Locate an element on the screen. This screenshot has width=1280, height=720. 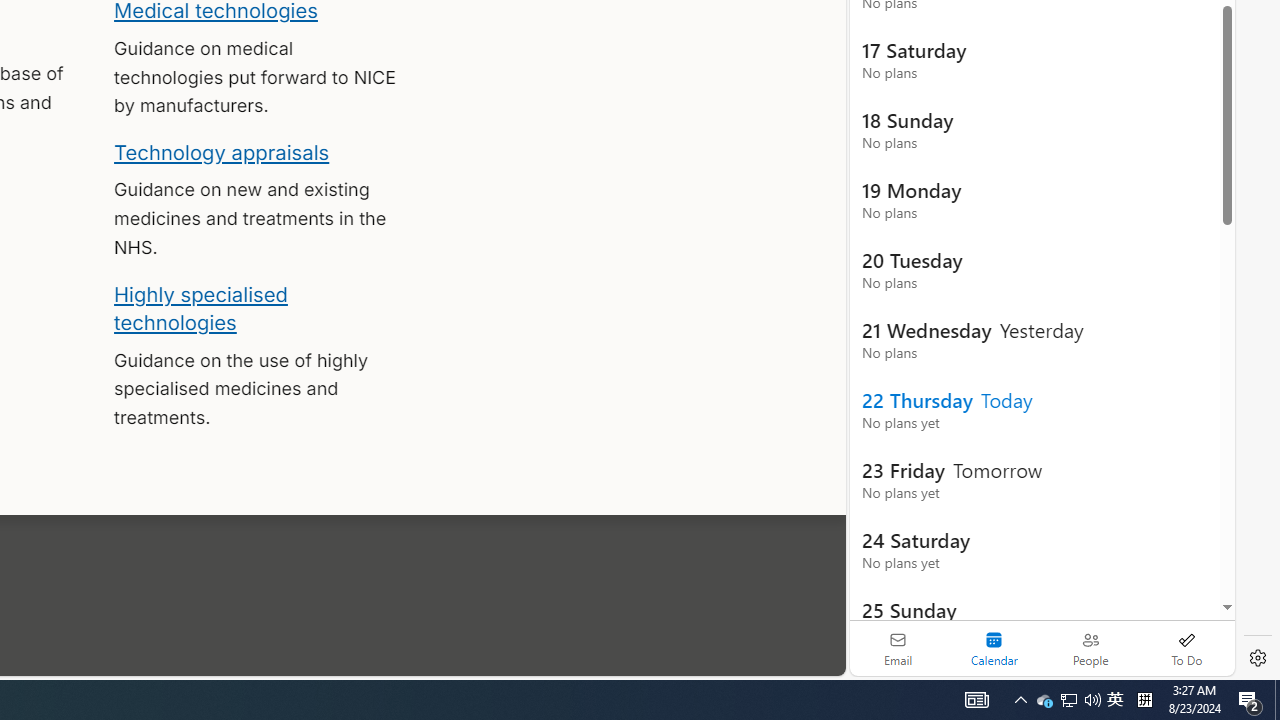
'Email' is located at coordinates (897, 648).